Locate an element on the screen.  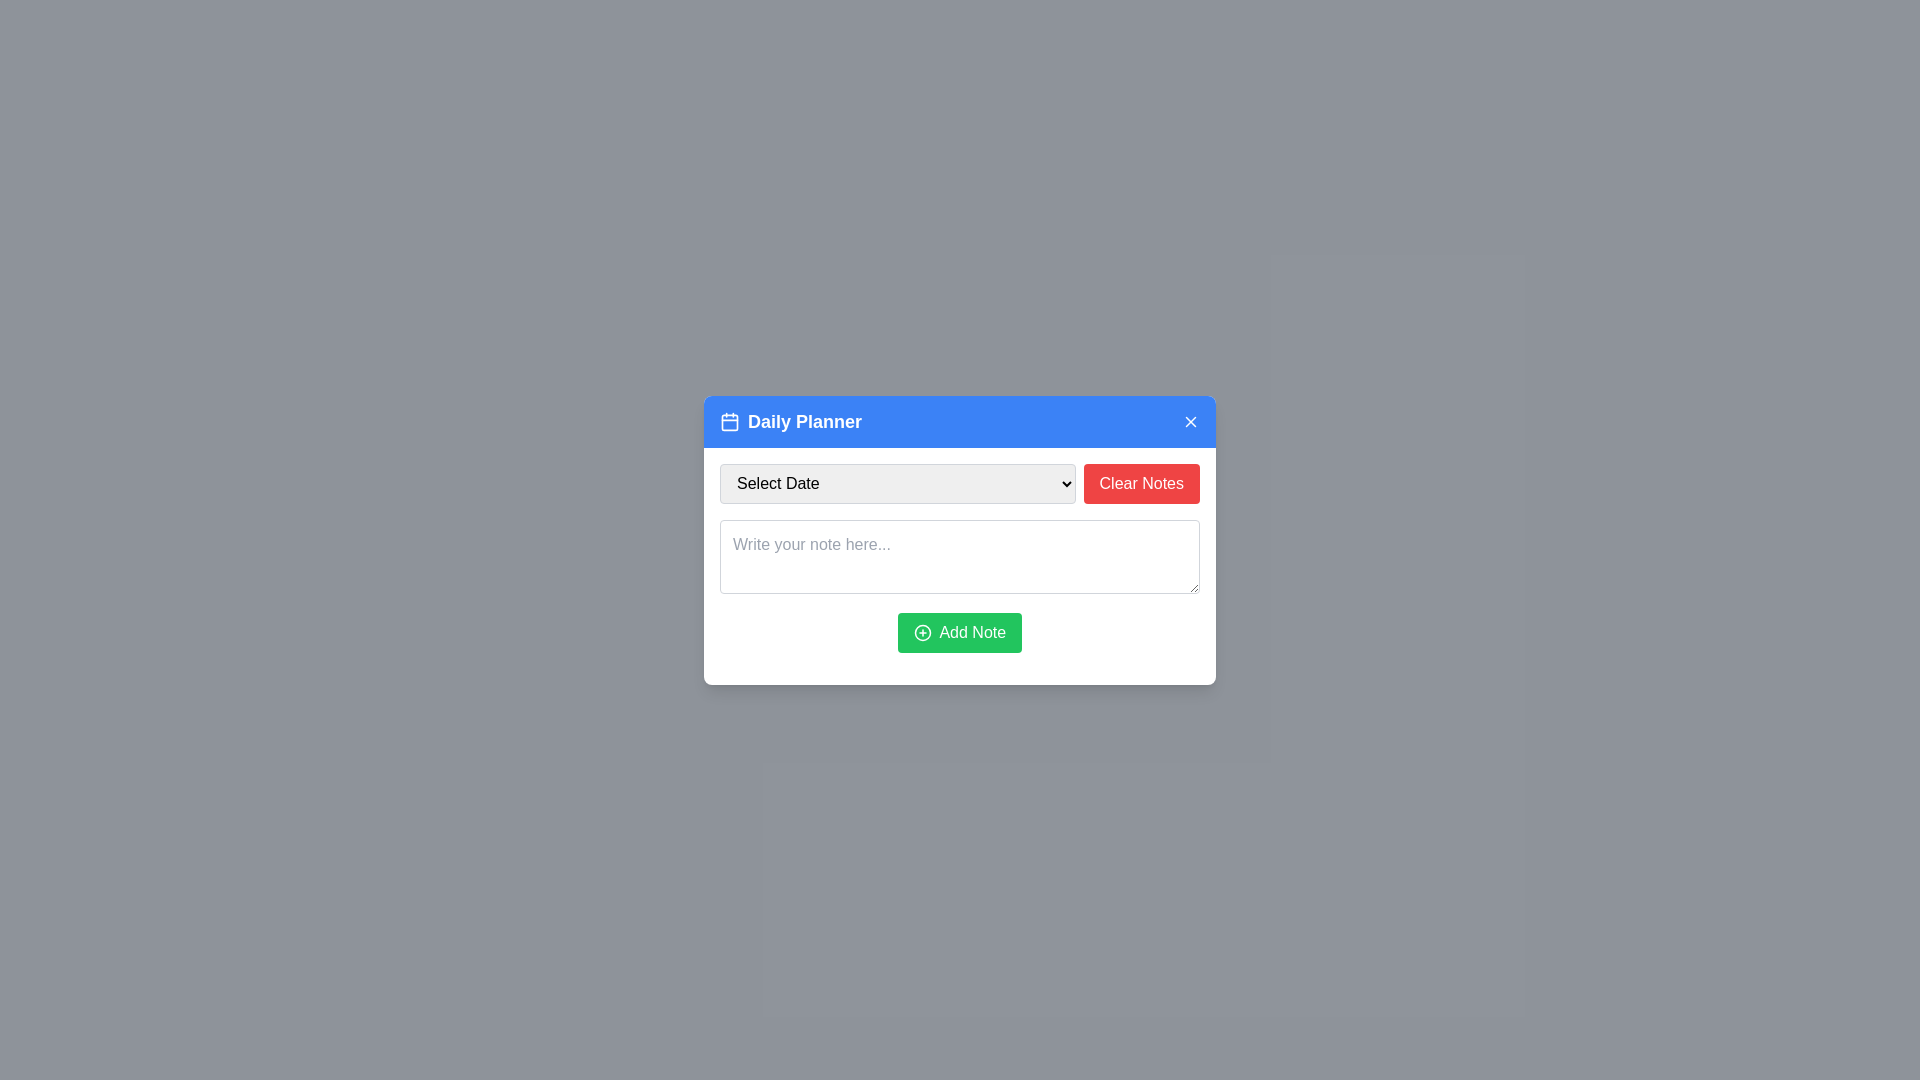
the Decorative Icon located on the left end of the green 'Add Note' button, which emphasizes the purpose of adding content or notes is located at coordinates (921, 633).